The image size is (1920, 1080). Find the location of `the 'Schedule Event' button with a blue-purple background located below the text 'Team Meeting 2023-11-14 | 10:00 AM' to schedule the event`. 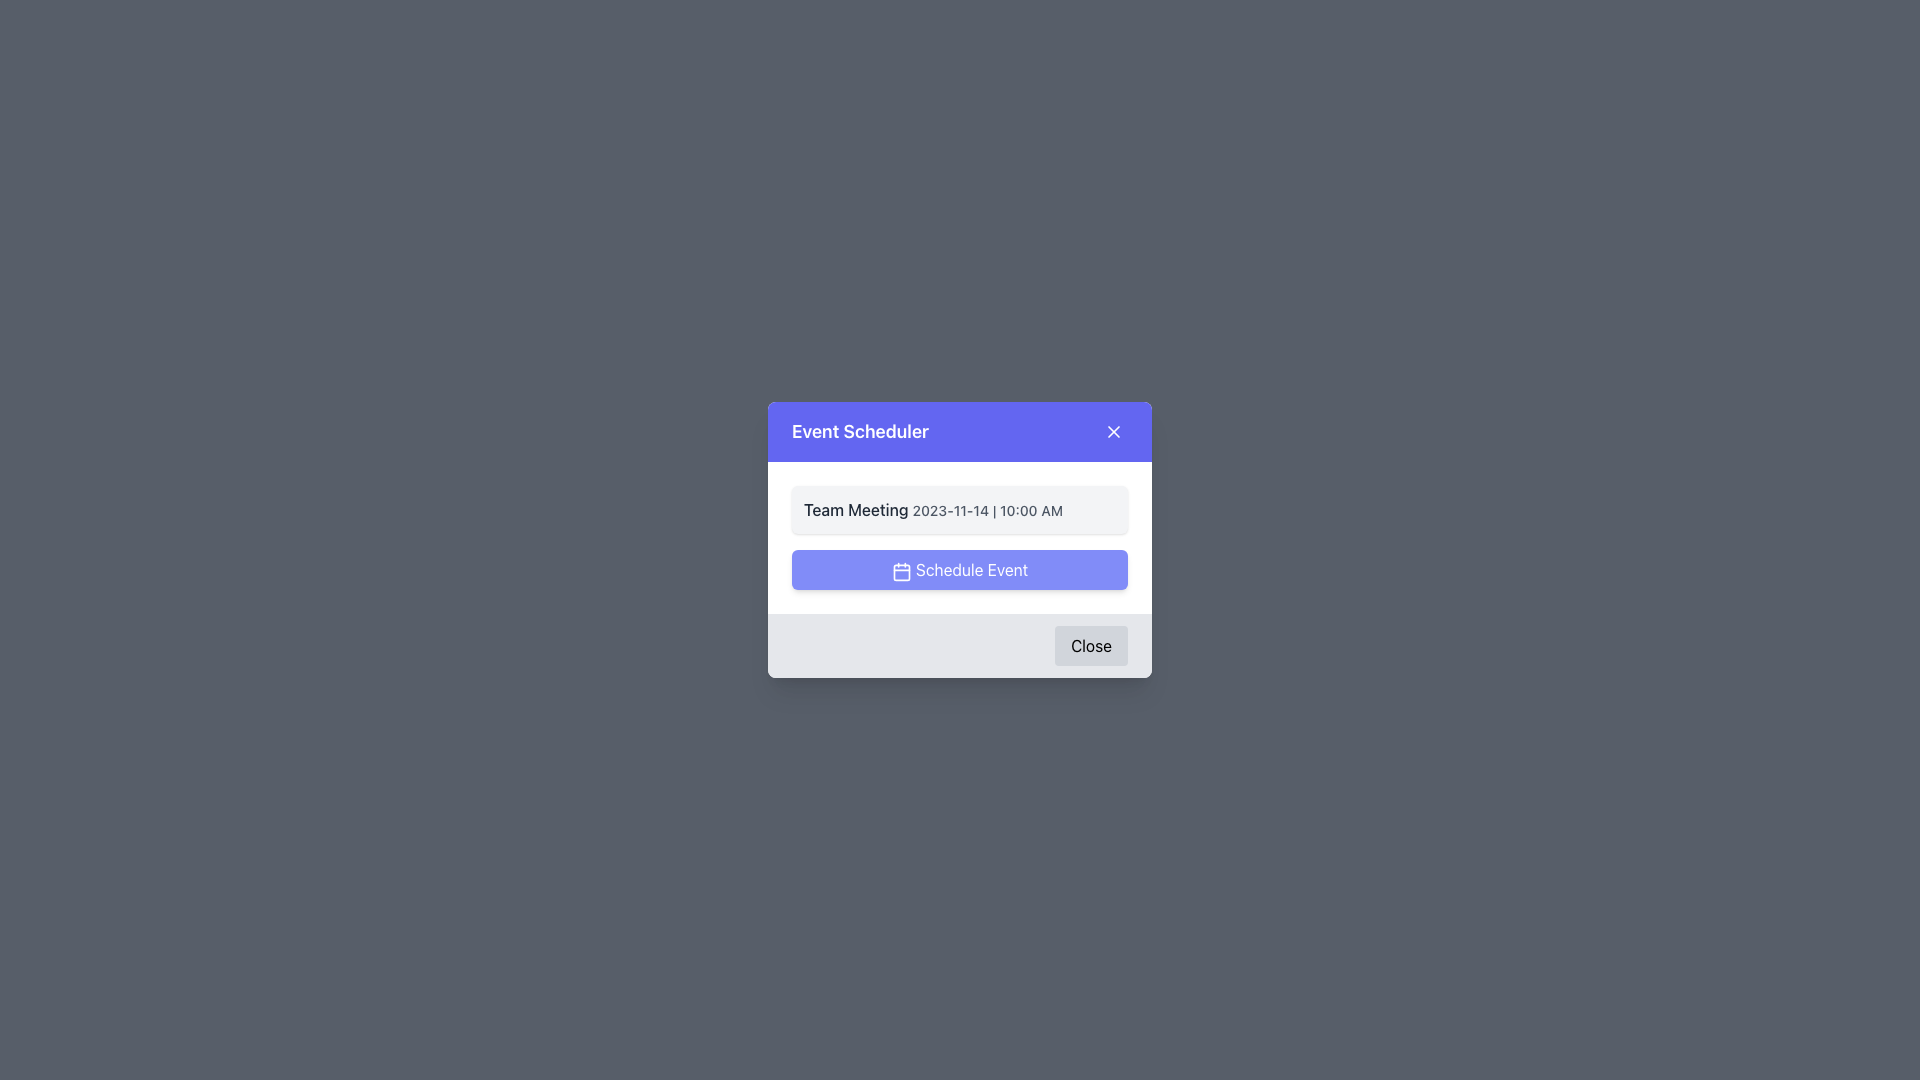

the 'Schedule Event' button with a blue-purple background located below the text 'Team Meeting 2023-11-14 | 10:00 AM' to schedule the event is located at coordinates (960, 570).